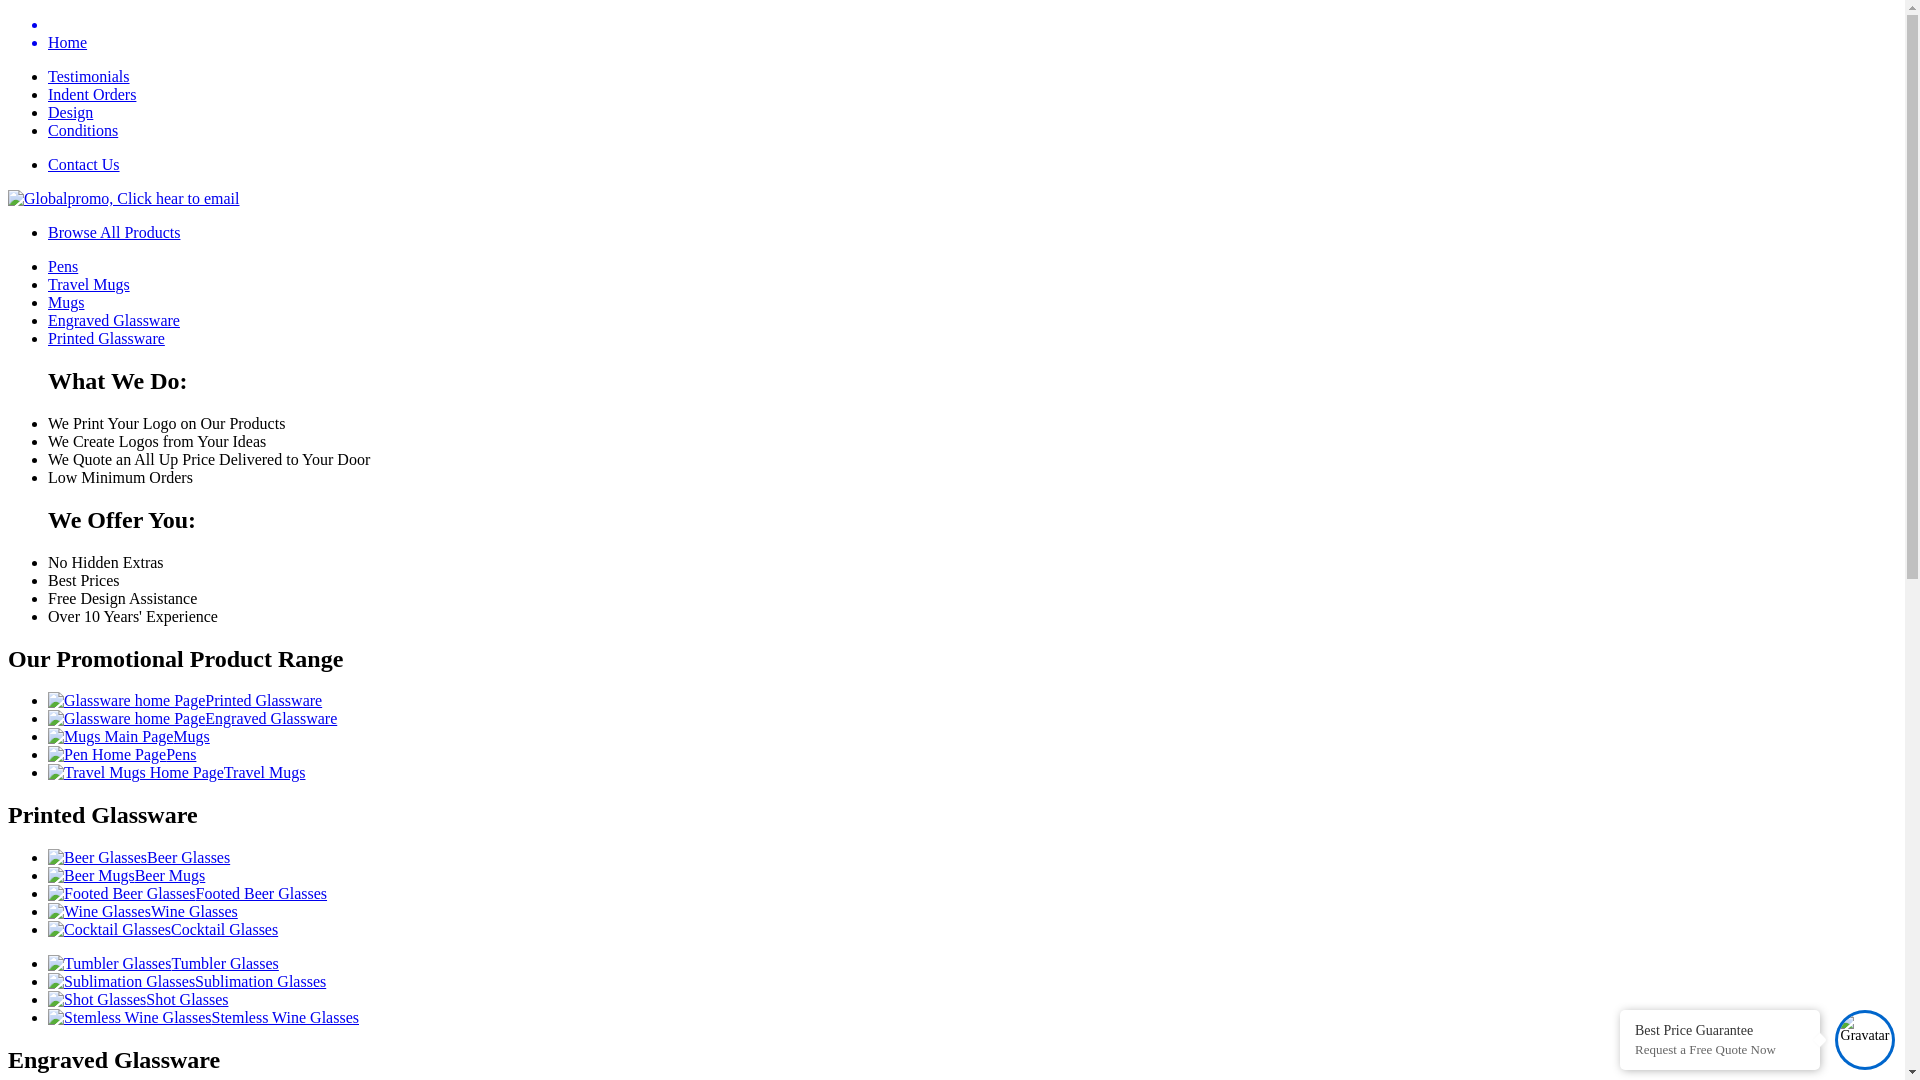 The height and width of the screenshot is (1080, 1920). What do you see at coordinates (137, 999) in the screenshot?
I see `'Shot Glasses'` at bounding box center [137, 999].